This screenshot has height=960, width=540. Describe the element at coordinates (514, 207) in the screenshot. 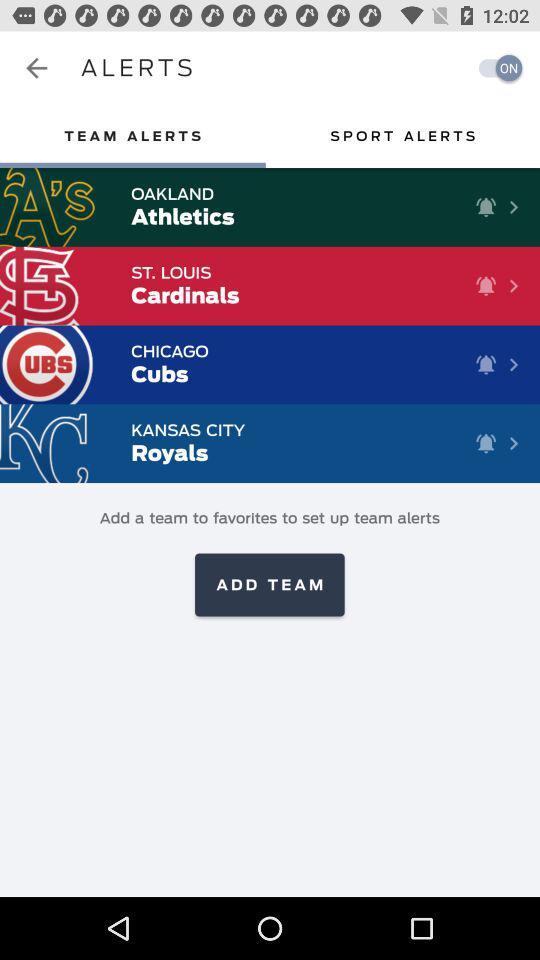

I see `the button` at that location.